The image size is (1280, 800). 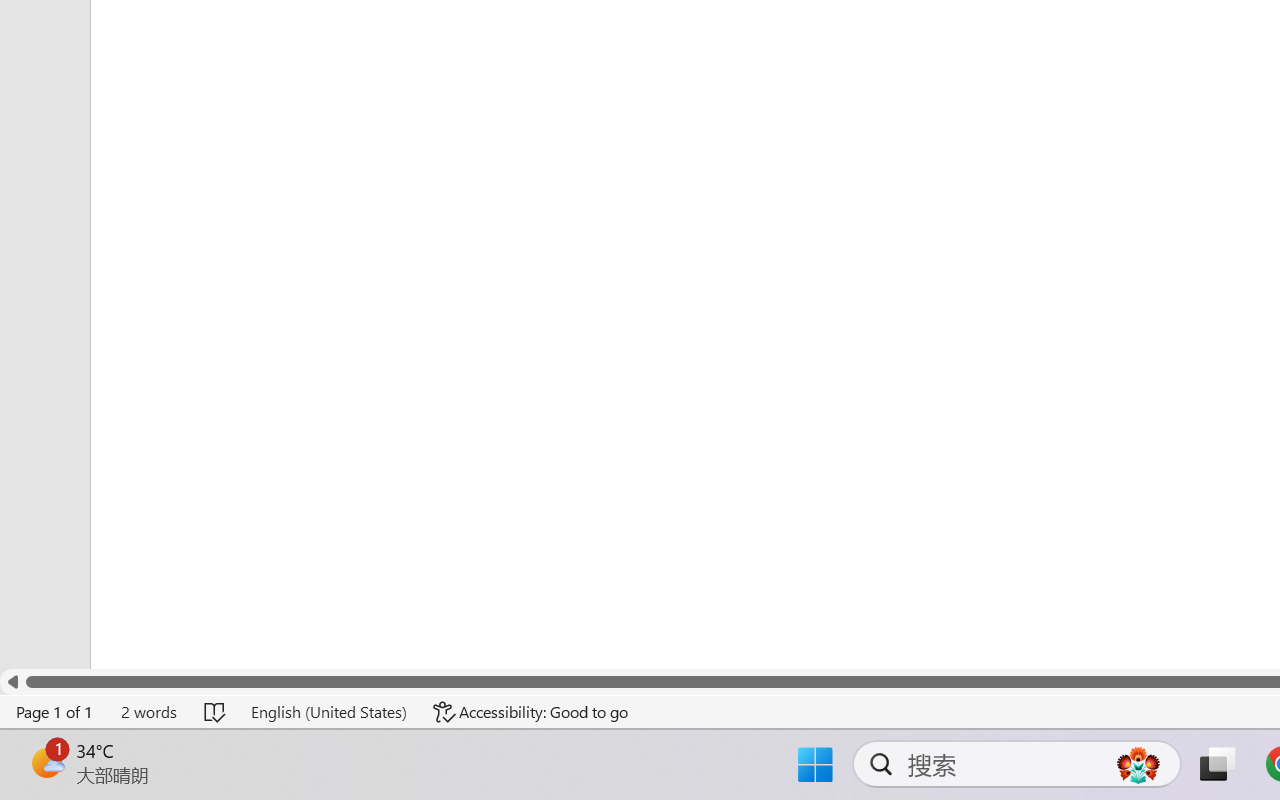 I want to click on 'Spelling and Grammar Check No Errors', so click(x=216, y=711).